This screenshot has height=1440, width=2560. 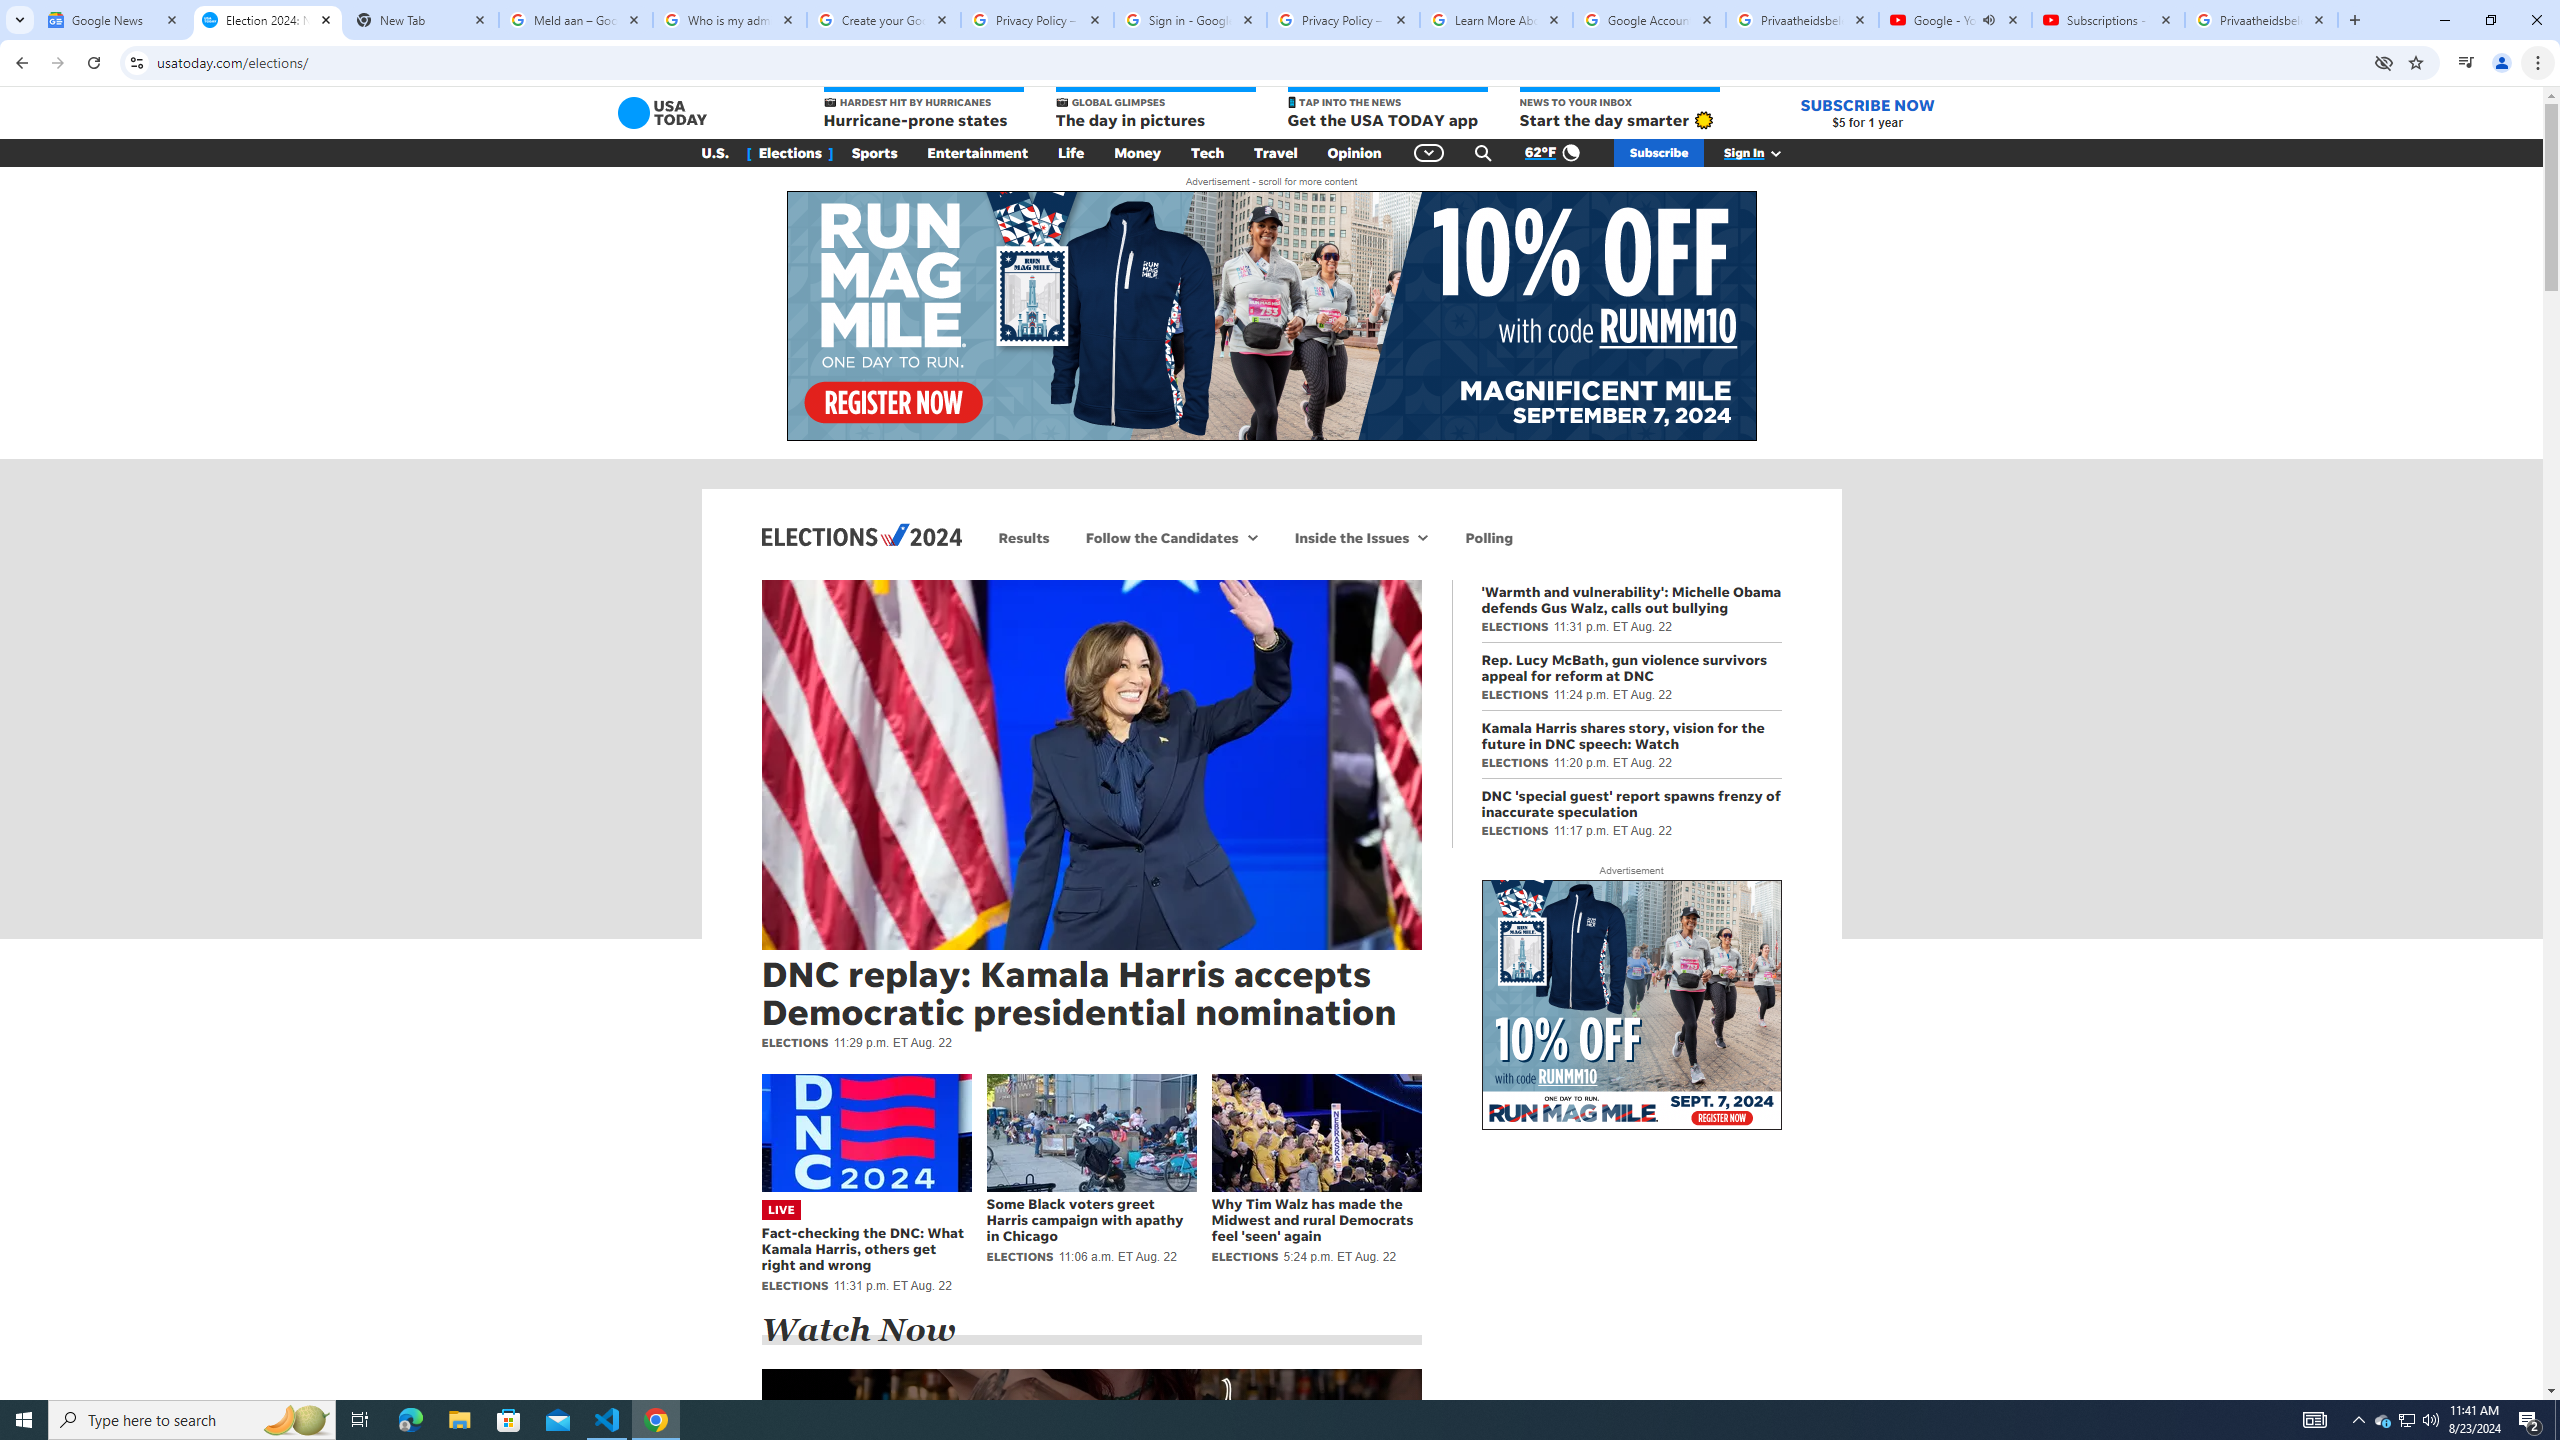 What do you see at coordinates (714, 153) in the screenshot?
I see `'U.S.'` at bounding box center [714, 153].